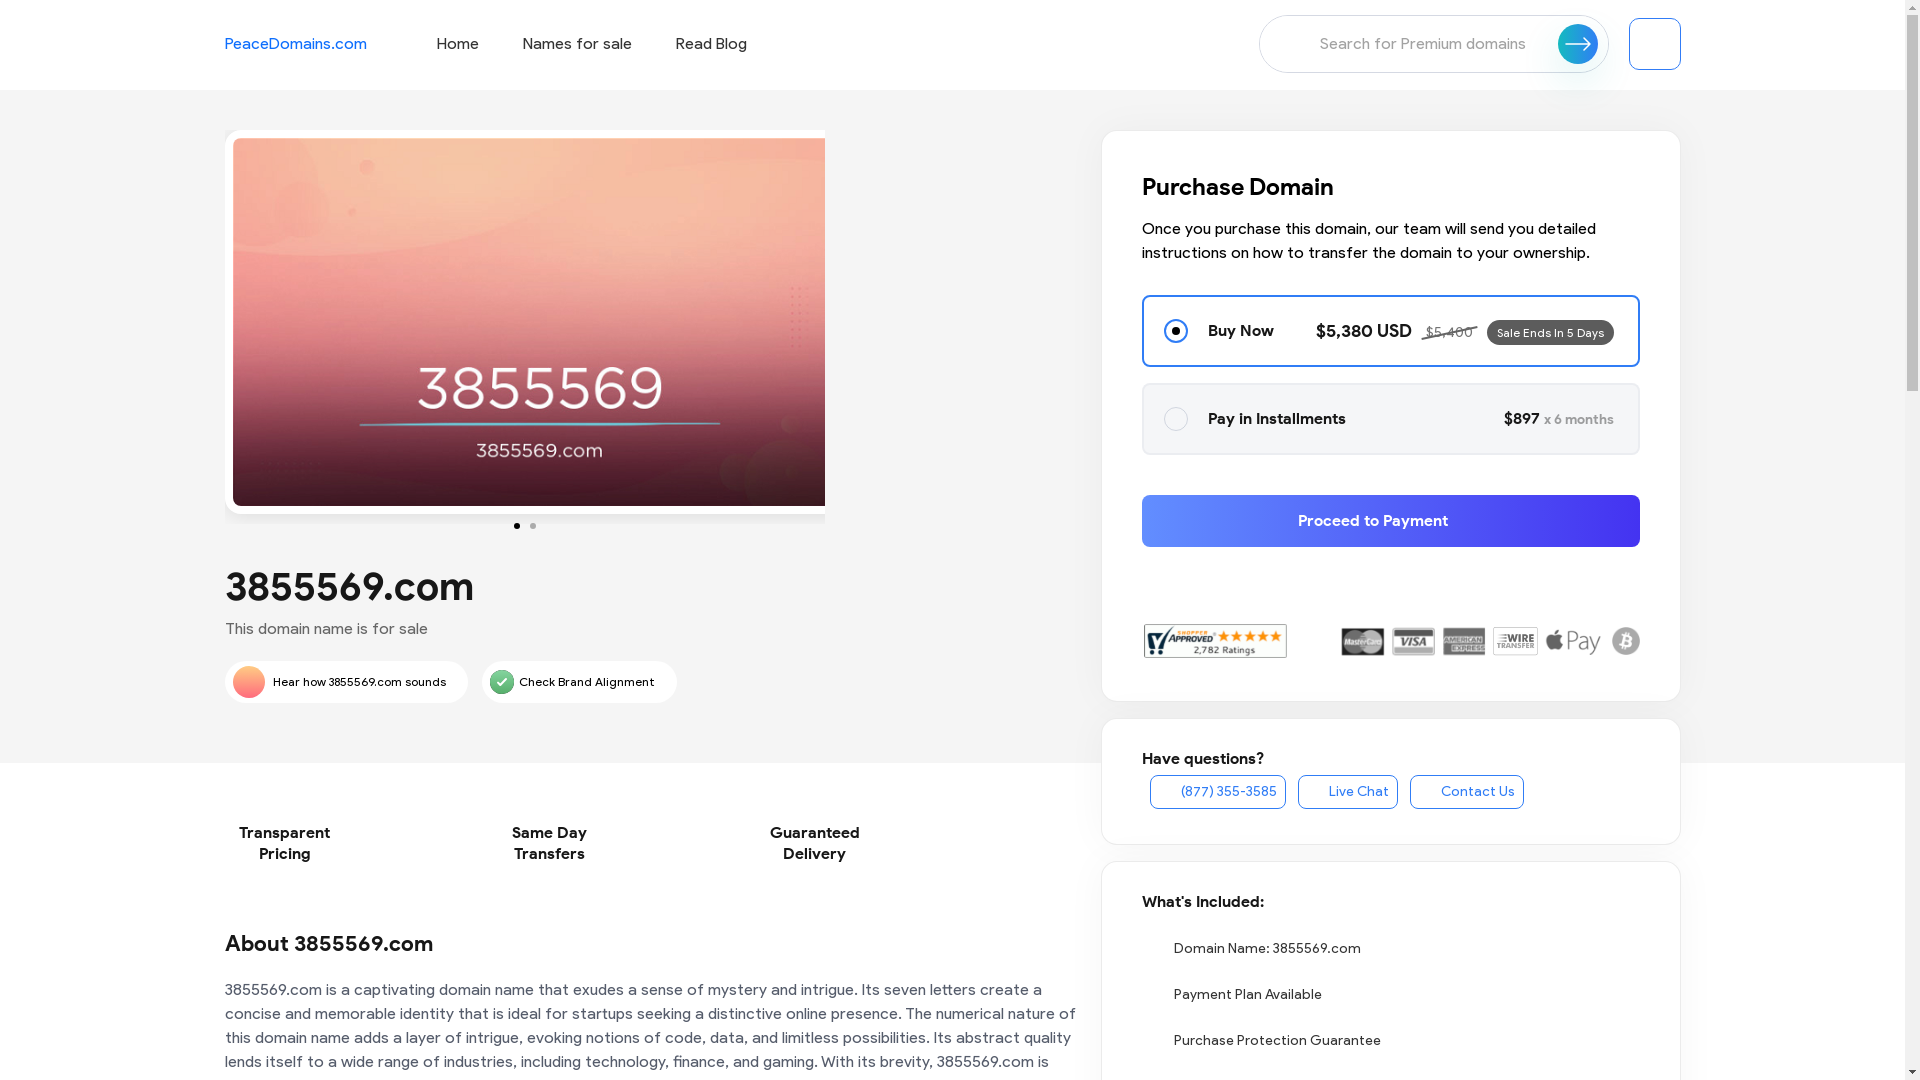  What do you see at coordinates (575, 43) in the screenshot?
I see `'Names for sale'` at bounding box center [575, 43].